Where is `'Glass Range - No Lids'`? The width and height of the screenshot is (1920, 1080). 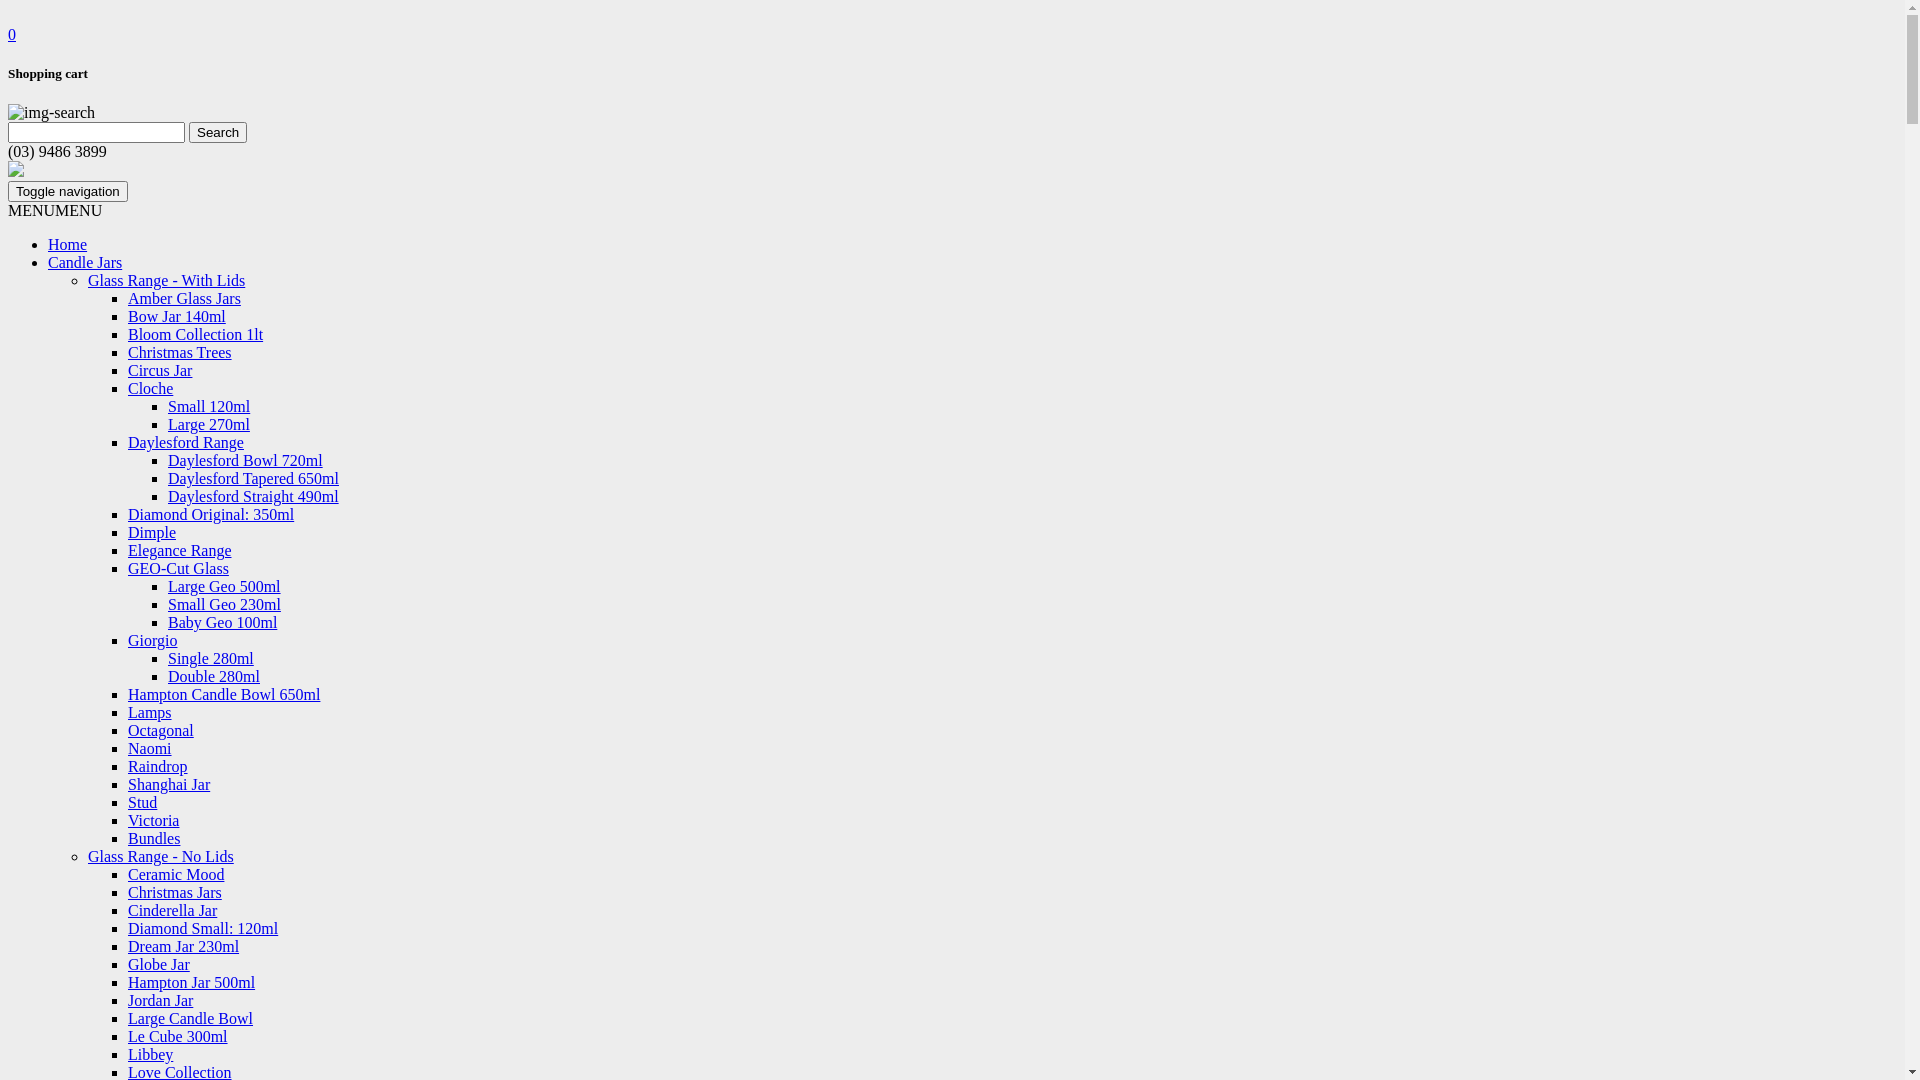
'Glass Range - No Lids' is located at coordinates (161, 855).